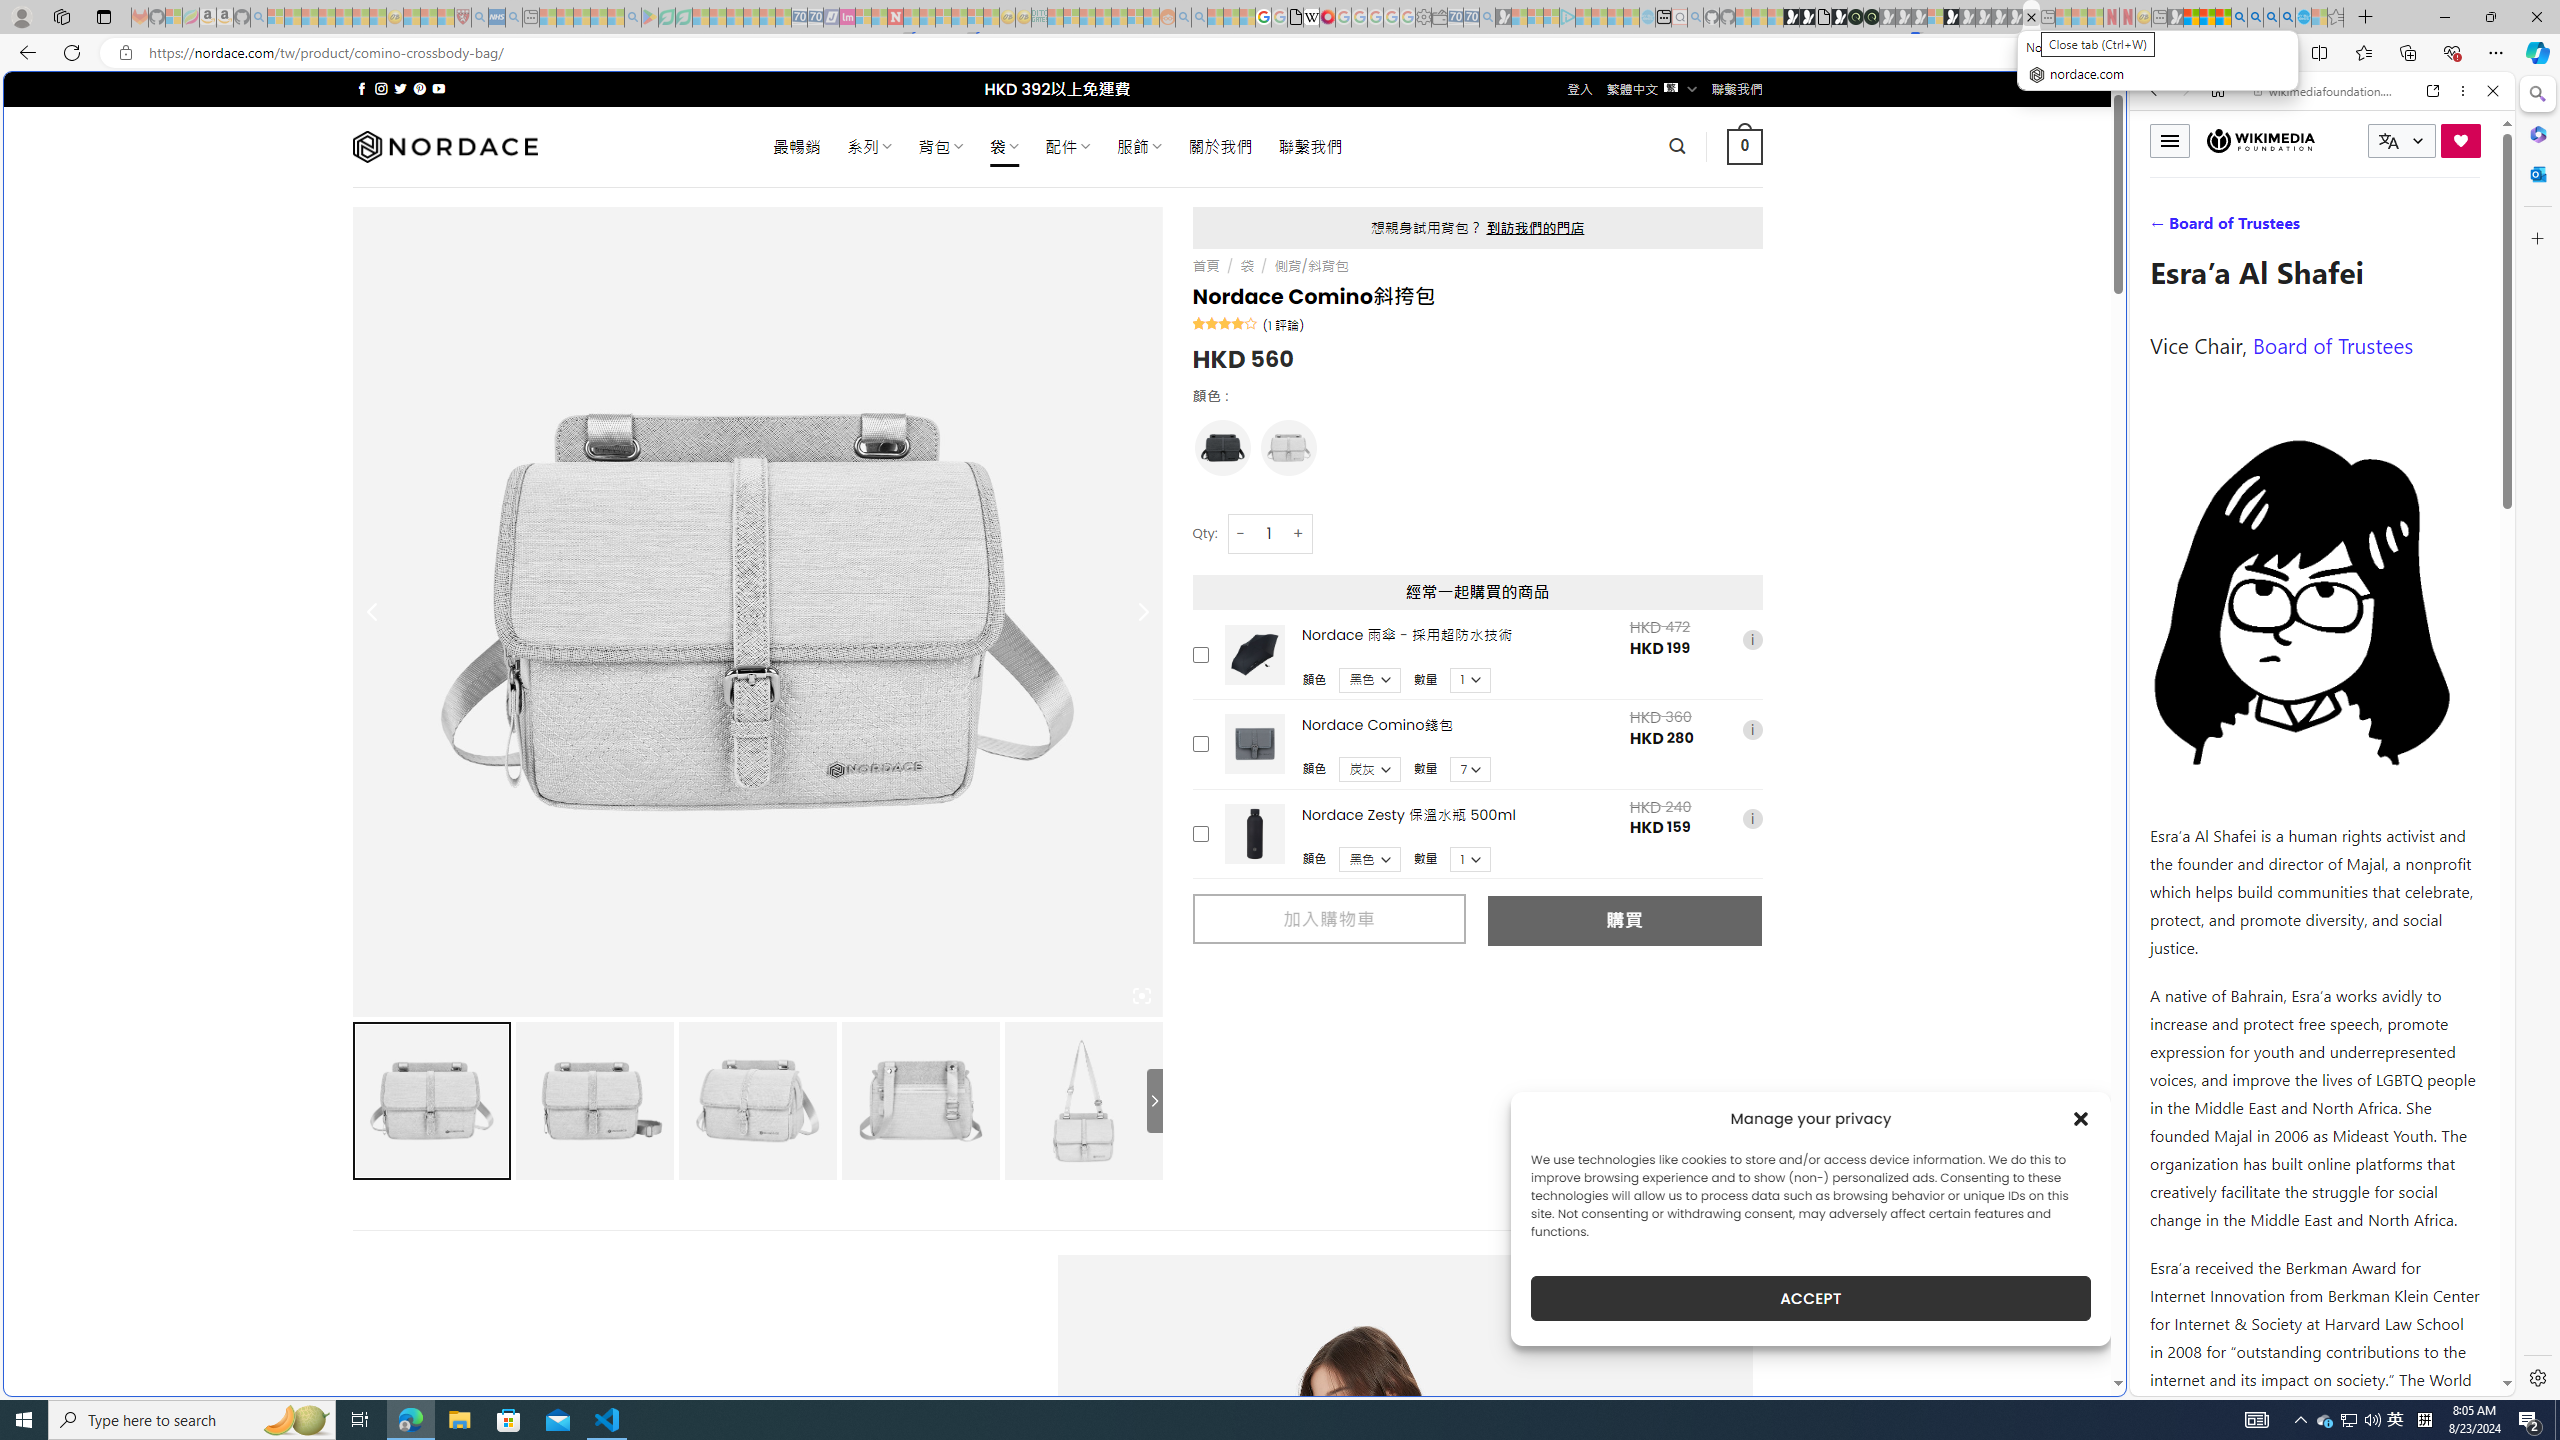 This screenshot has width=2560, height=1440. Describe the element at coordinates (2335, 16) in the screenshot. I see `'Favorites - Sleeping'` at that location.